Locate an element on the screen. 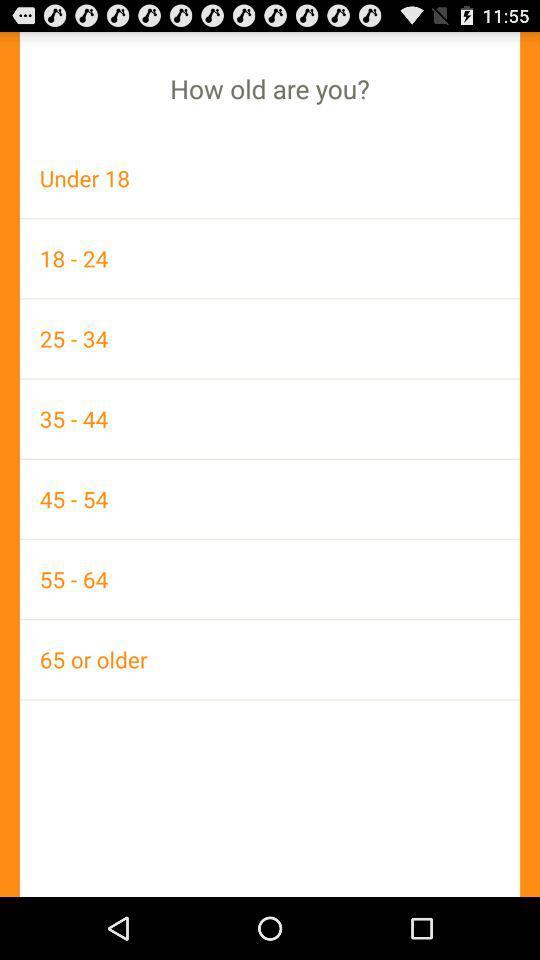 The width and height of the screenshot is (540, 960). the item above the 65 or older is located at coordinates (270, 579).